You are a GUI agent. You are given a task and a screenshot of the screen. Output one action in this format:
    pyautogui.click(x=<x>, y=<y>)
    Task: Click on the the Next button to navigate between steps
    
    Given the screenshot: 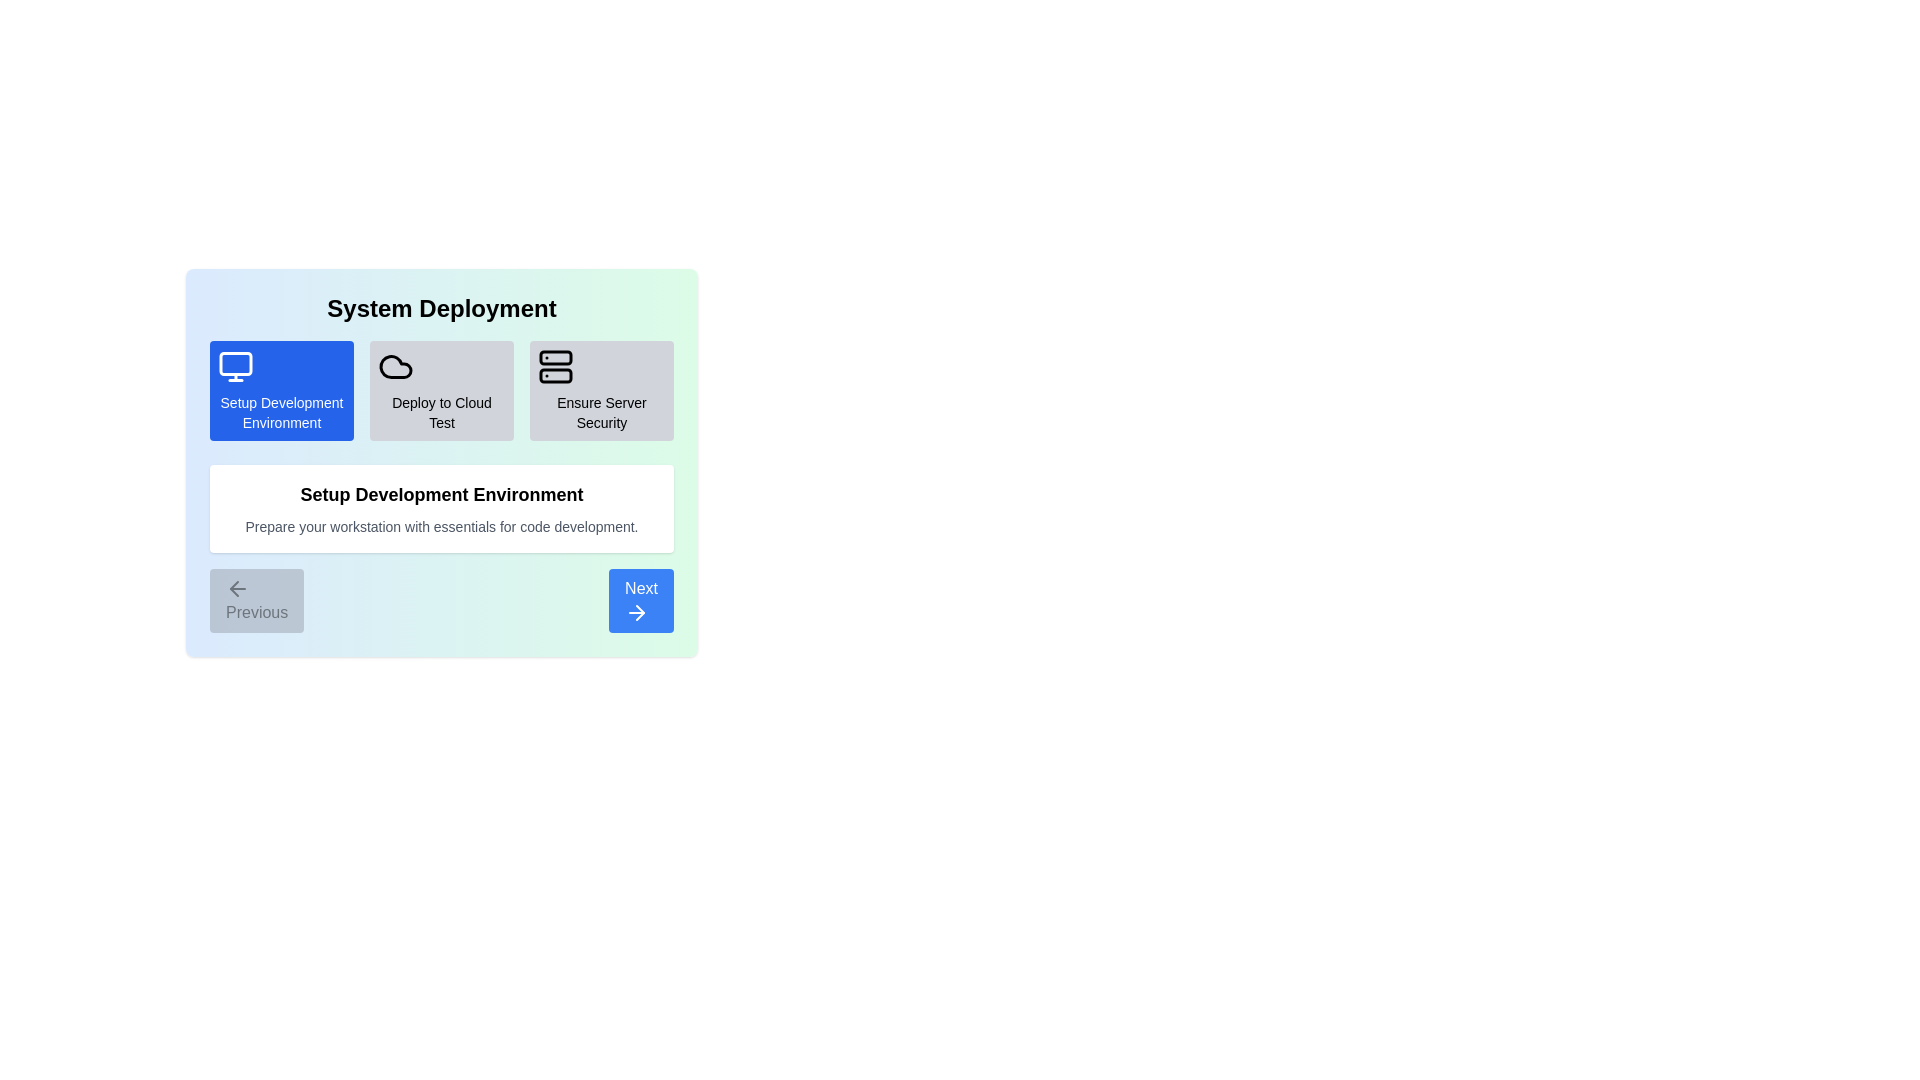 What is the action you would take?
    pyautogui.click(x=641, y=600)
    